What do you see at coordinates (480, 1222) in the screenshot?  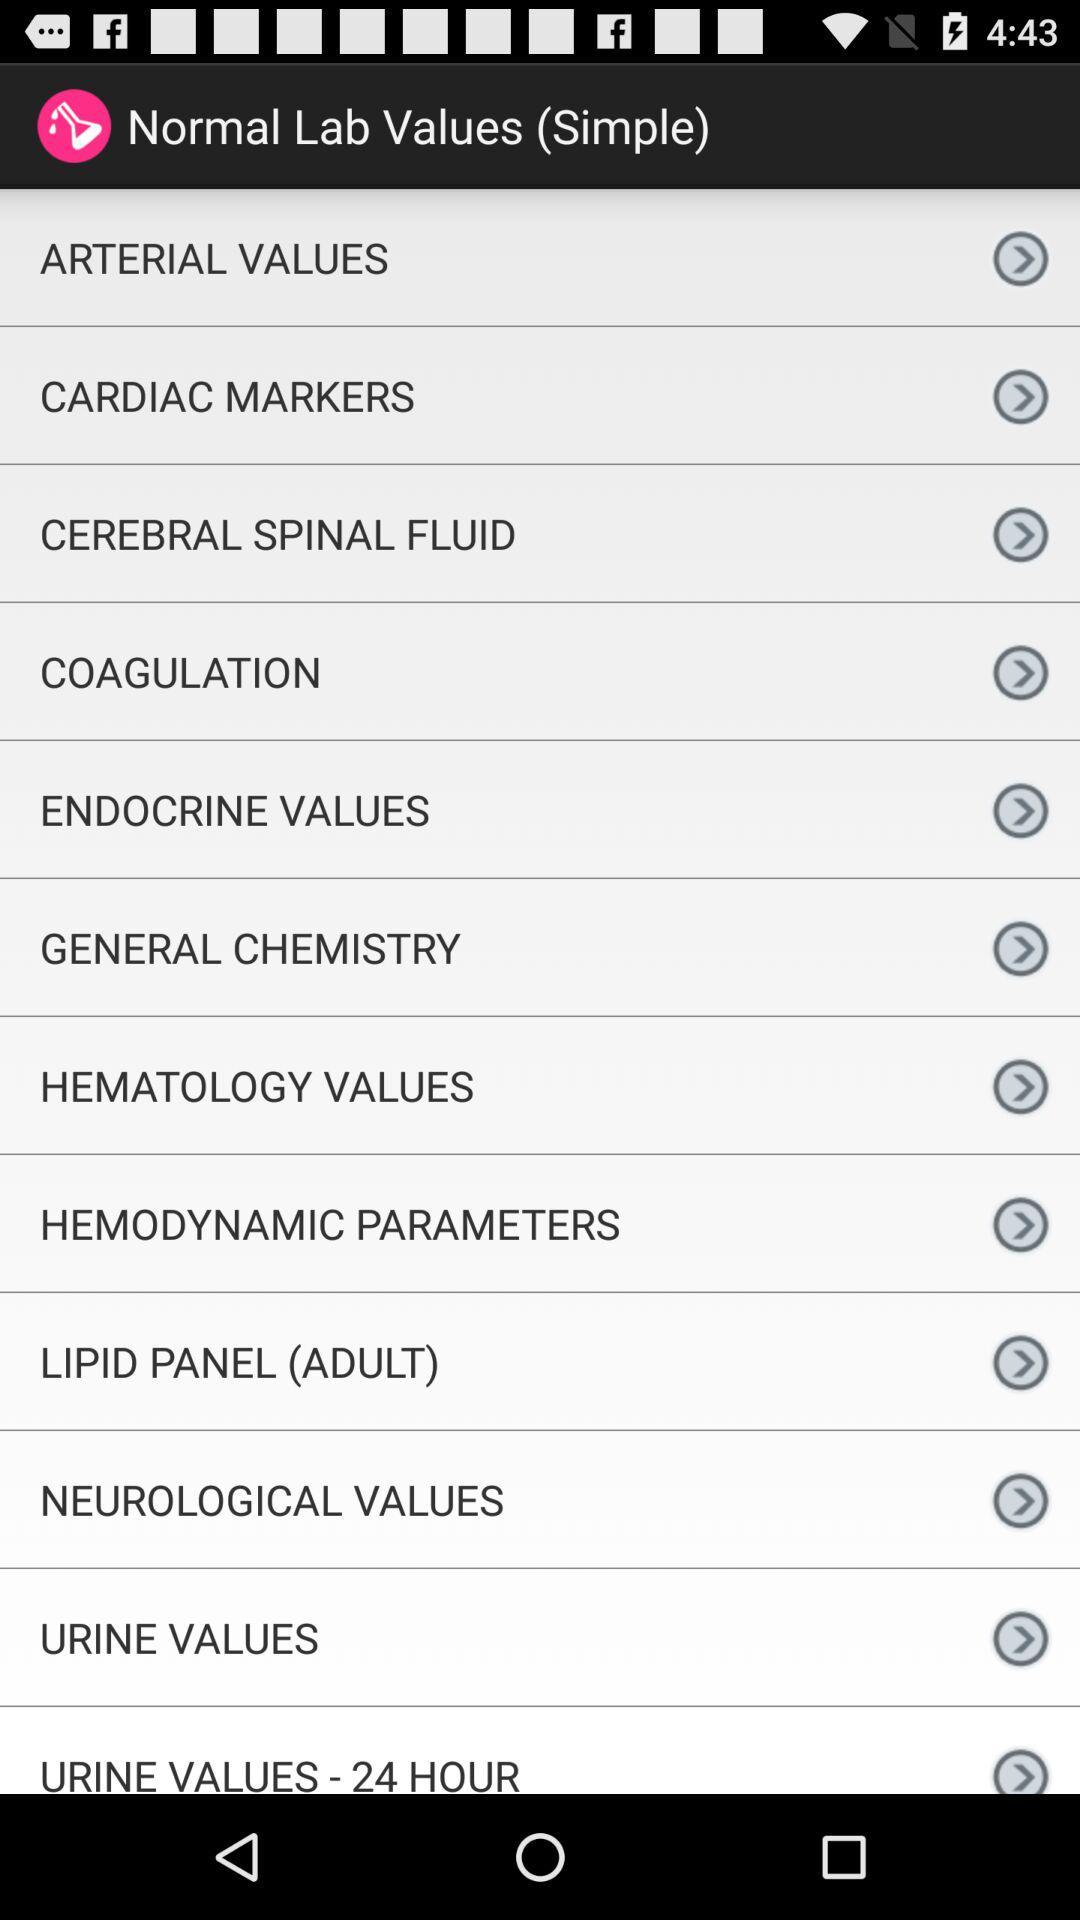 I see `the hemodynamic parameters app` at bounding box center [480, 1222].